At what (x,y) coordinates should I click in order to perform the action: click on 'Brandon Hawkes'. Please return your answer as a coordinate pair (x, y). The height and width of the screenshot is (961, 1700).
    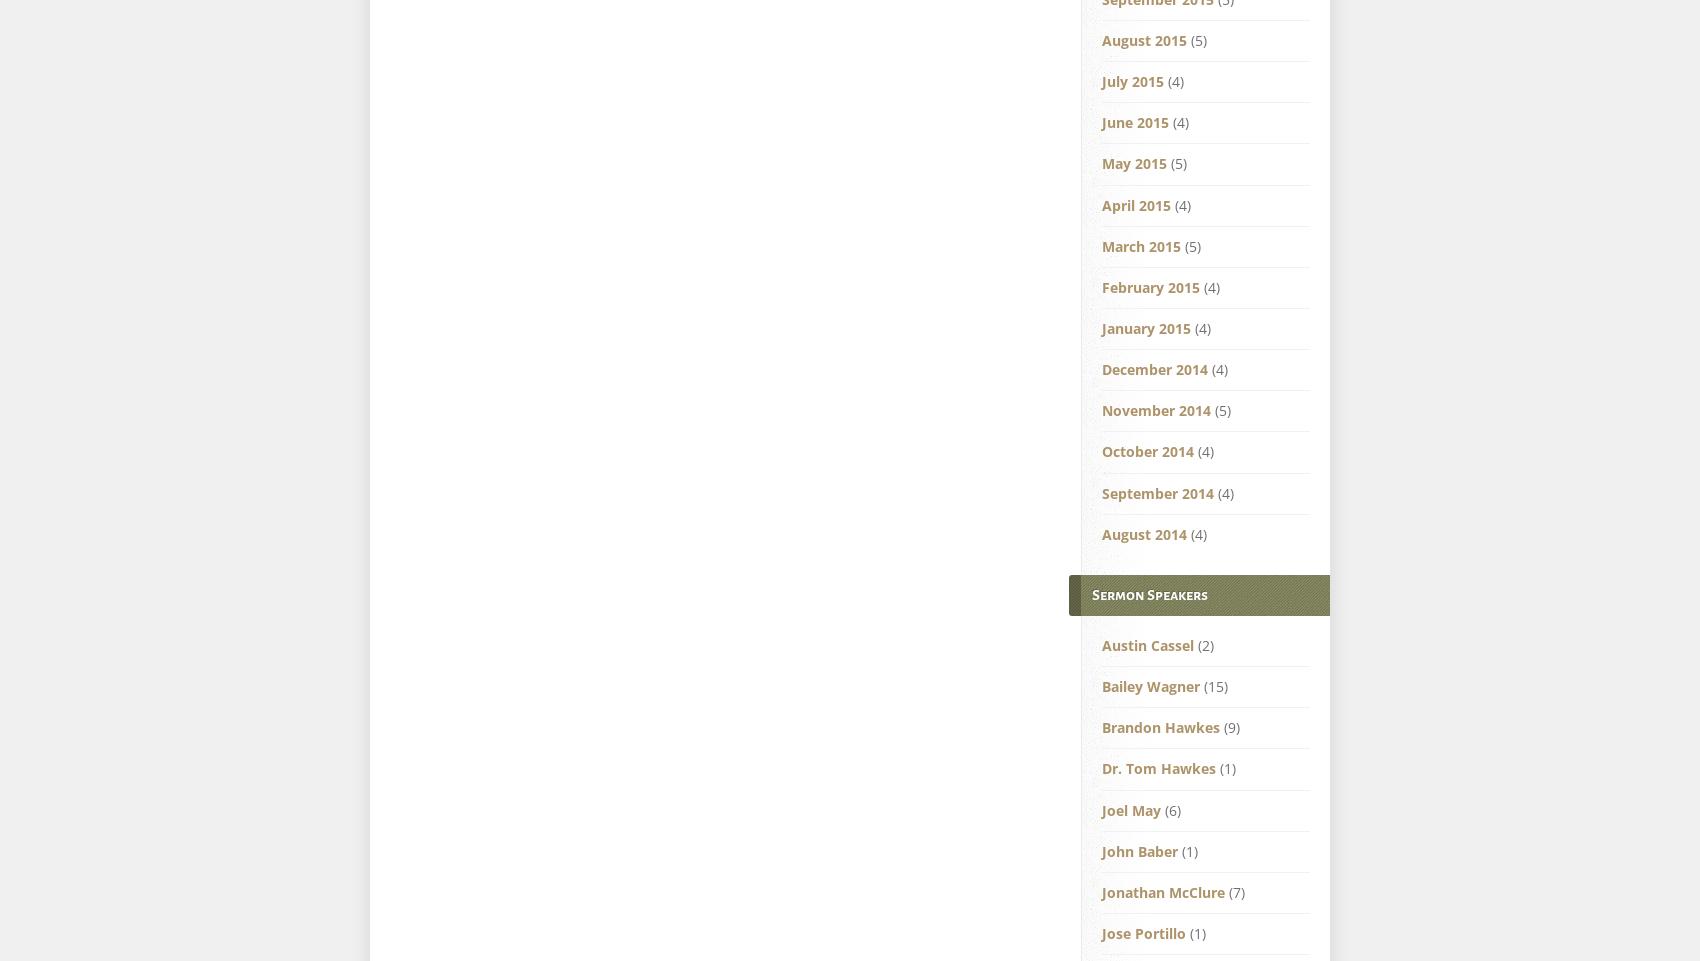
    Looking at the image, I should click on (1160, 727).